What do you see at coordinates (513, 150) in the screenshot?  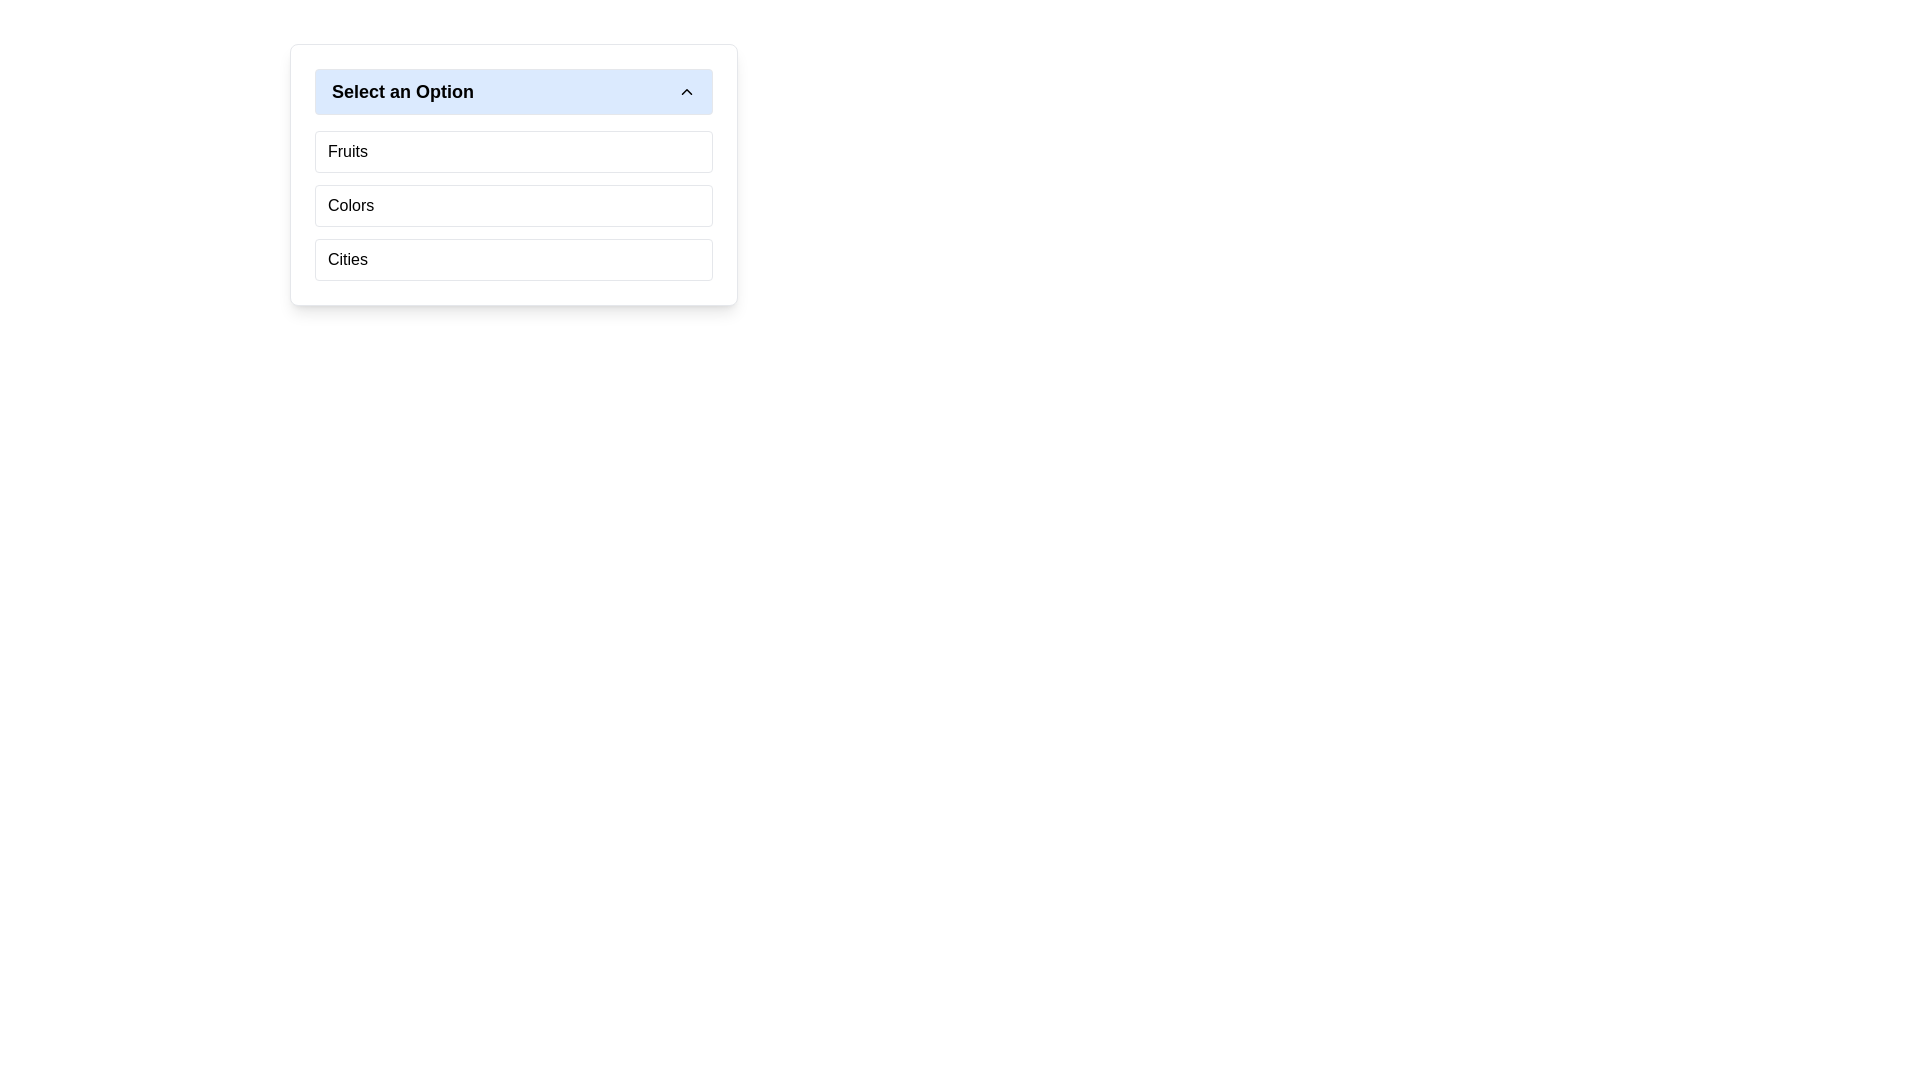 I see `the 'Fruits' button-like list item` at bounding box center [513, 150].